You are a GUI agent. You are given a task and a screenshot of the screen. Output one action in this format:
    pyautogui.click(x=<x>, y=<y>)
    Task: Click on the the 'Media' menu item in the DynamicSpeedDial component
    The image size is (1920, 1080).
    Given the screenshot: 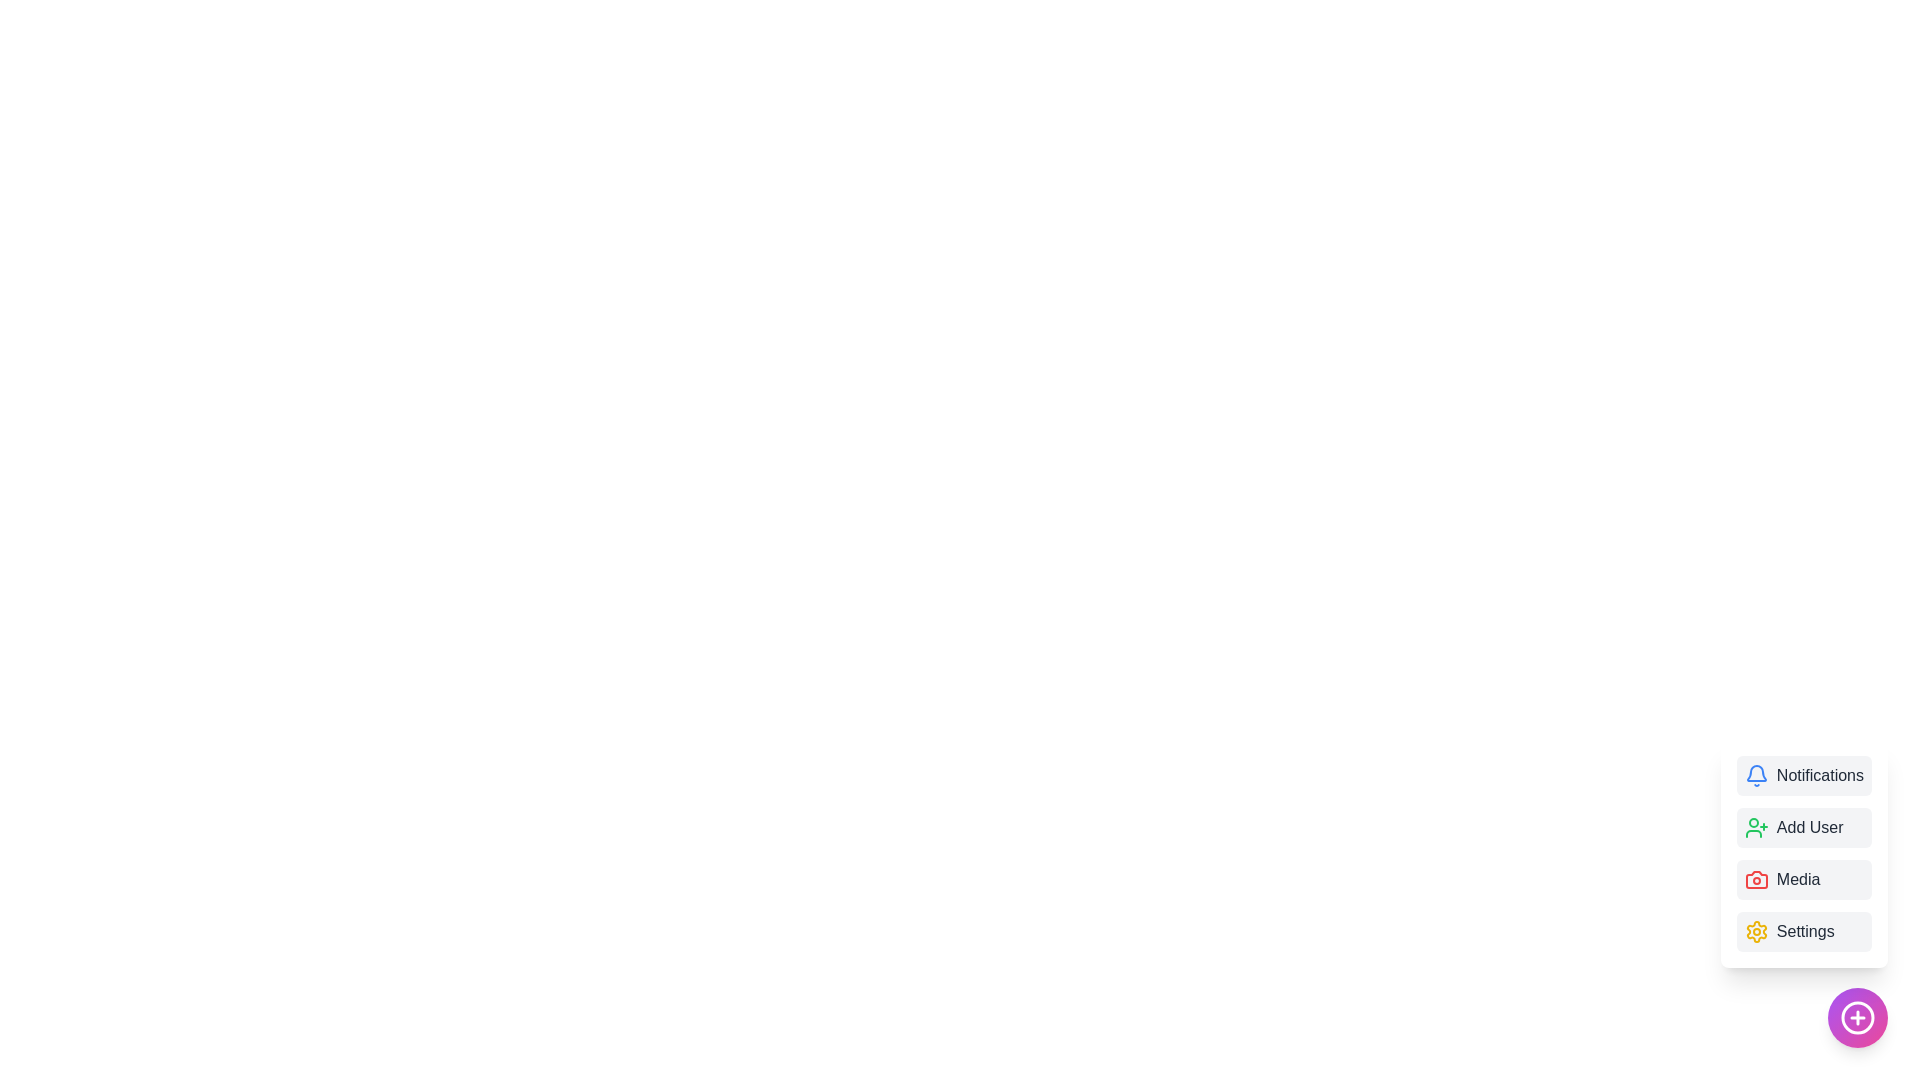 What is the action you would take?
    pyautogui.click(x=1804, y=878)
    